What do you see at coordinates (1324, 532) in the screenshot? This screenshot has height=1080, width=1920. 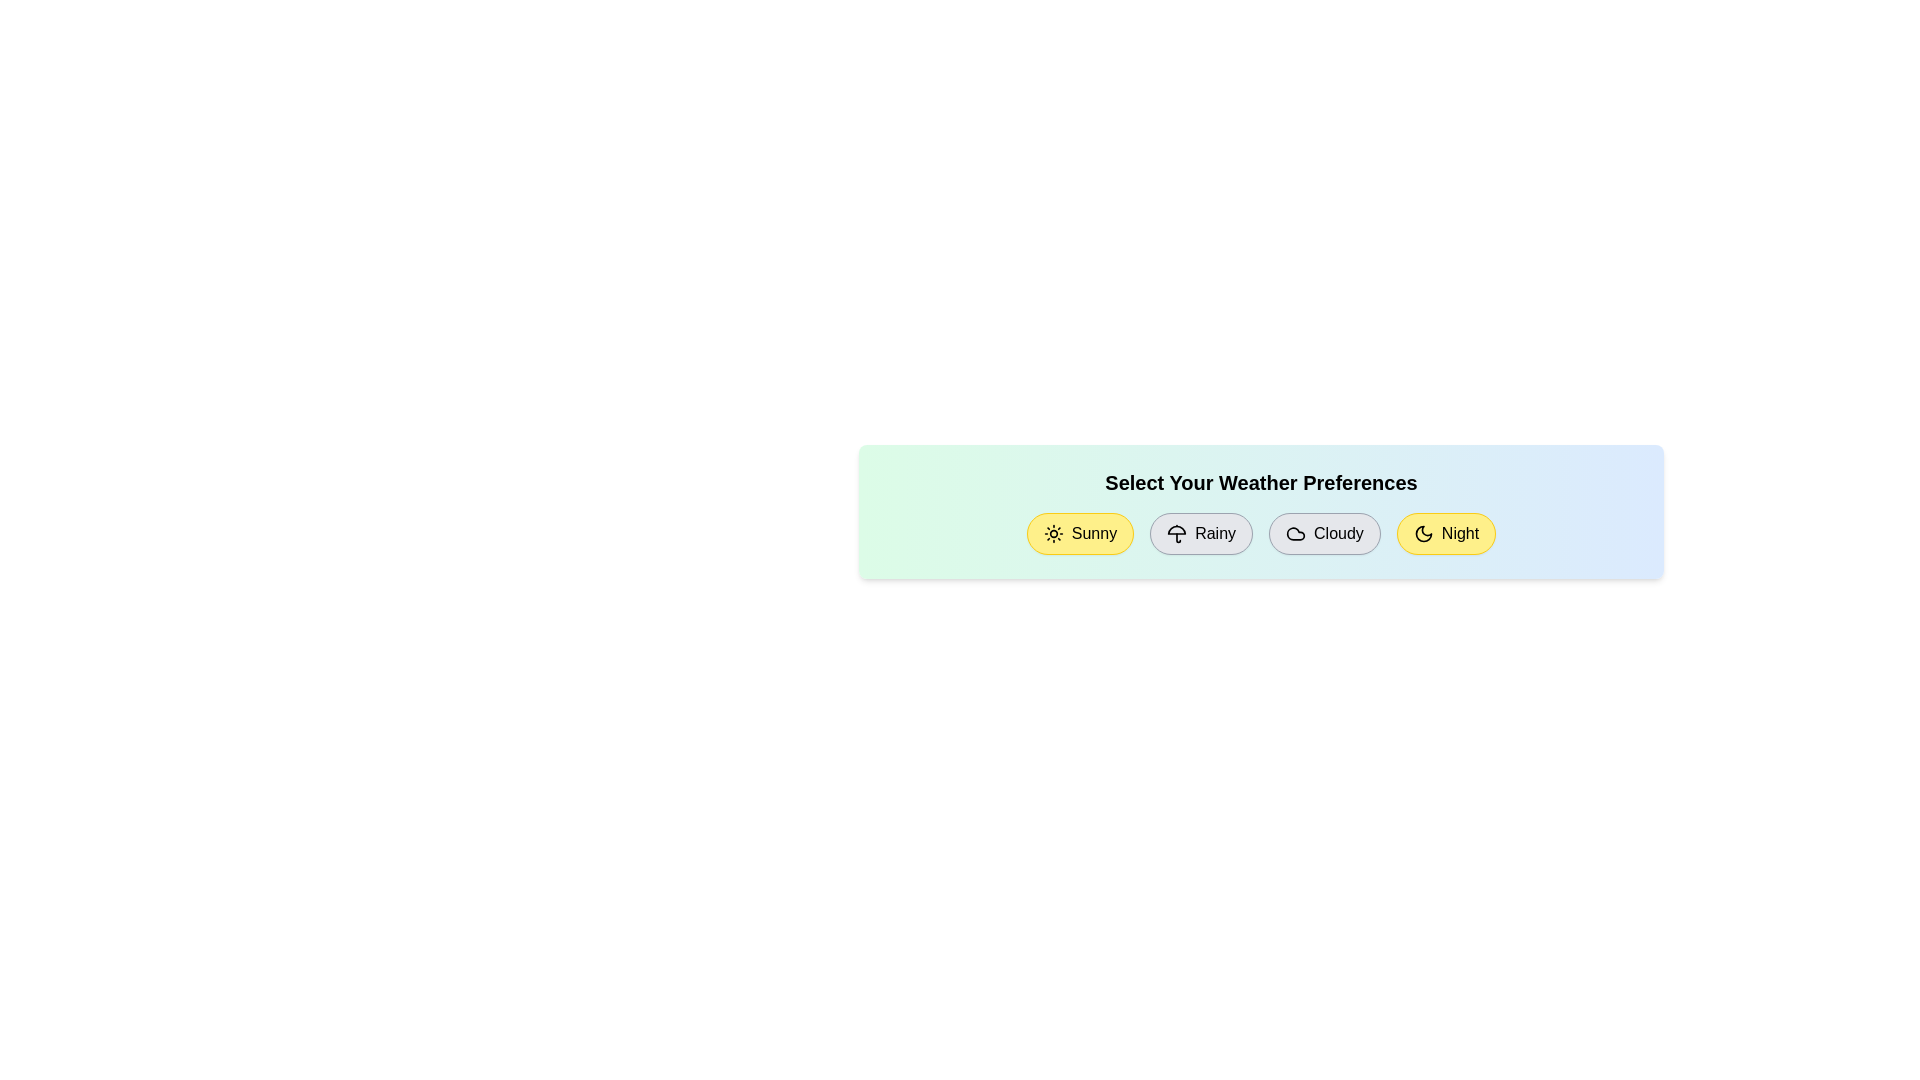 I see `the weather chip corresponding to Cloudy` at bounding box center [1324, 532].